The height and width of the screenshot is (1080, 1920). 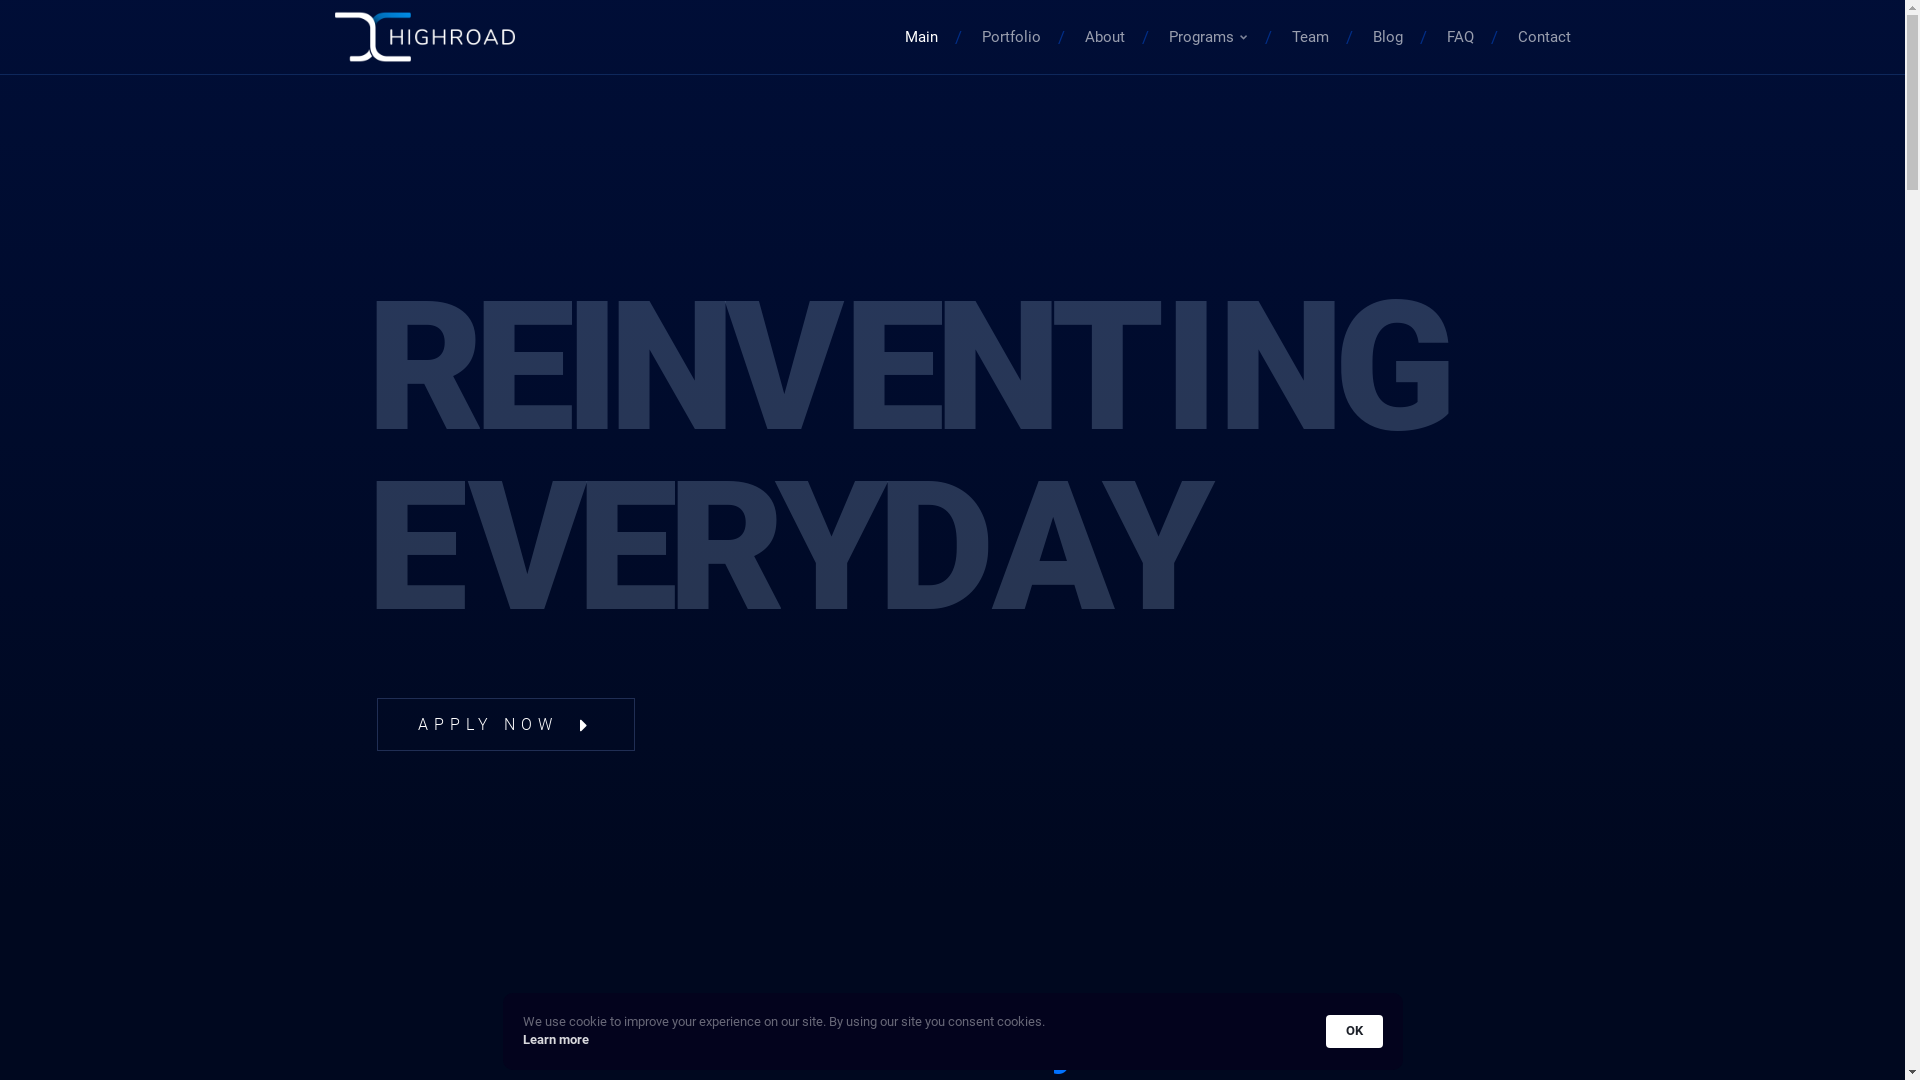 What do you see at coordinates (1310, 37) in the screenshot?
I see `'Team'` at bounding box center [1310, 37].